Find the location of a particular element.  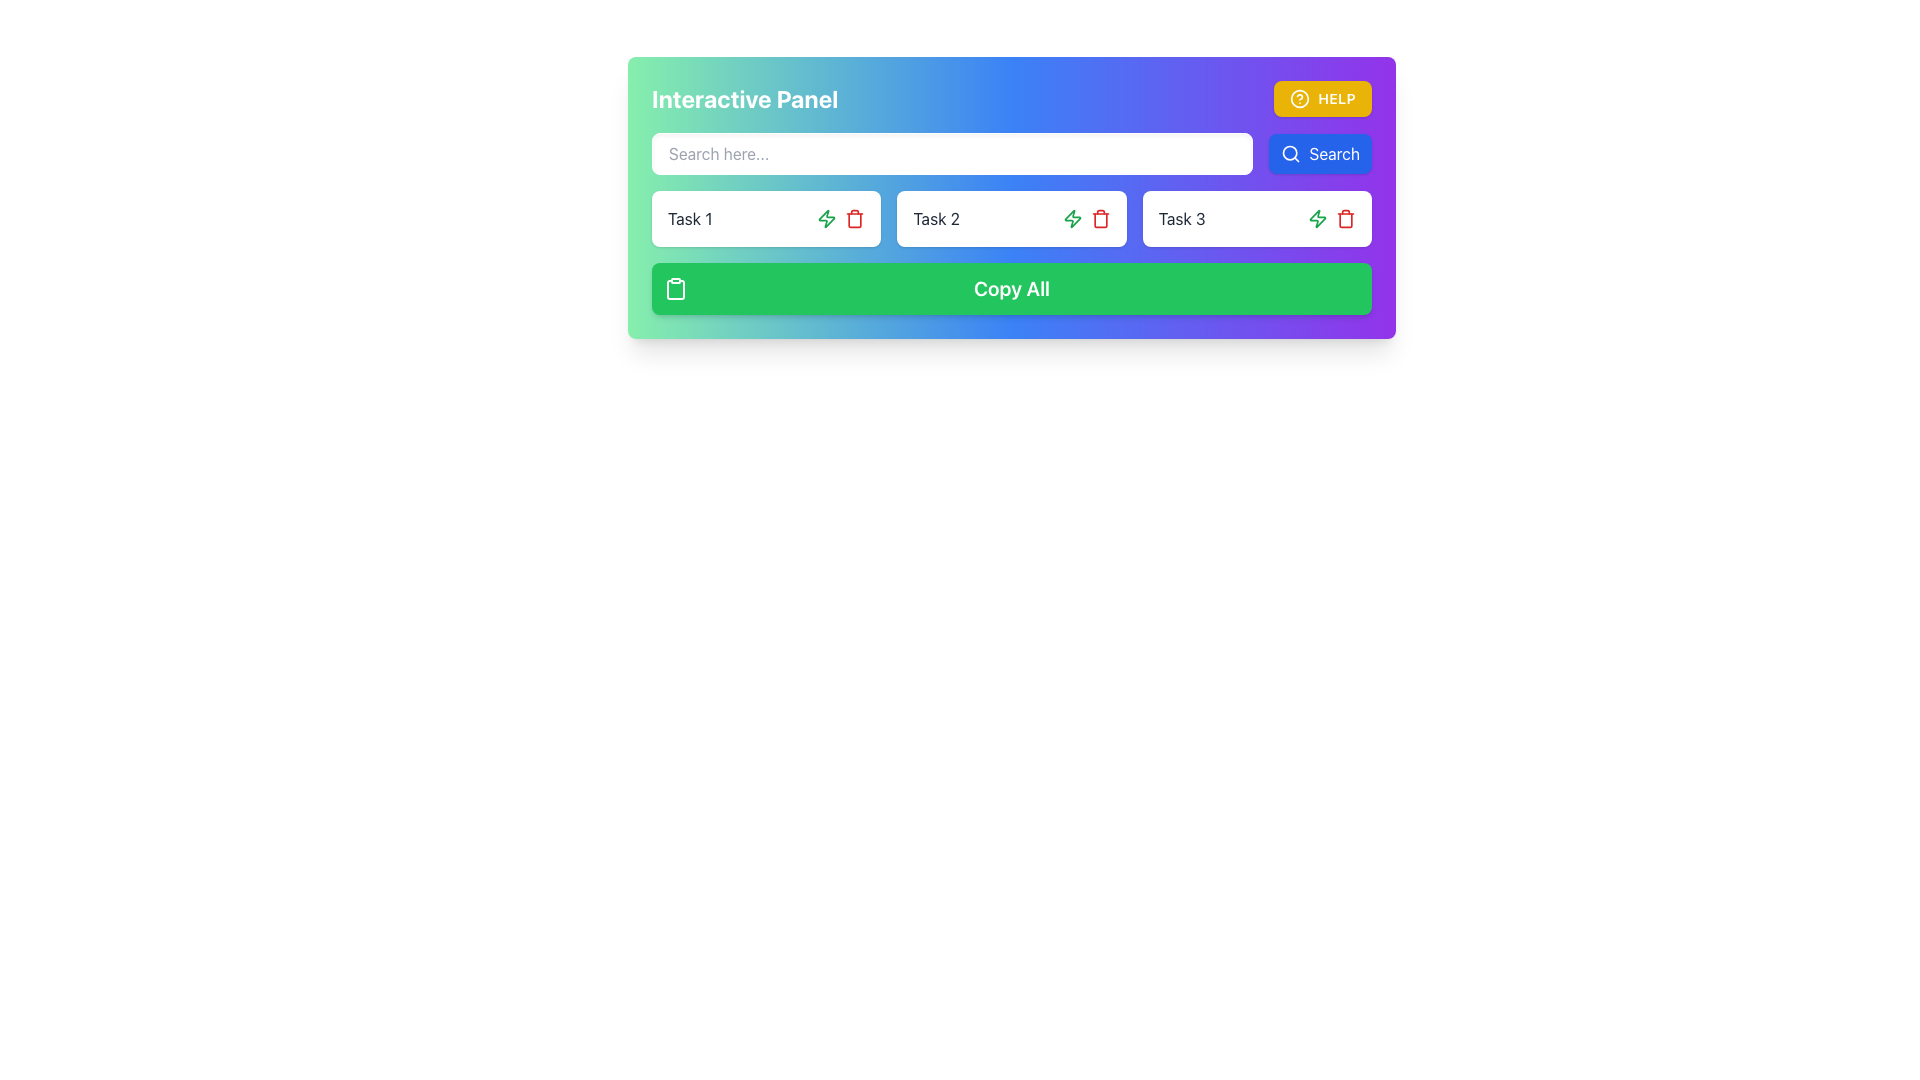

the red trash bin icon is located at coordinates (1345, 219).